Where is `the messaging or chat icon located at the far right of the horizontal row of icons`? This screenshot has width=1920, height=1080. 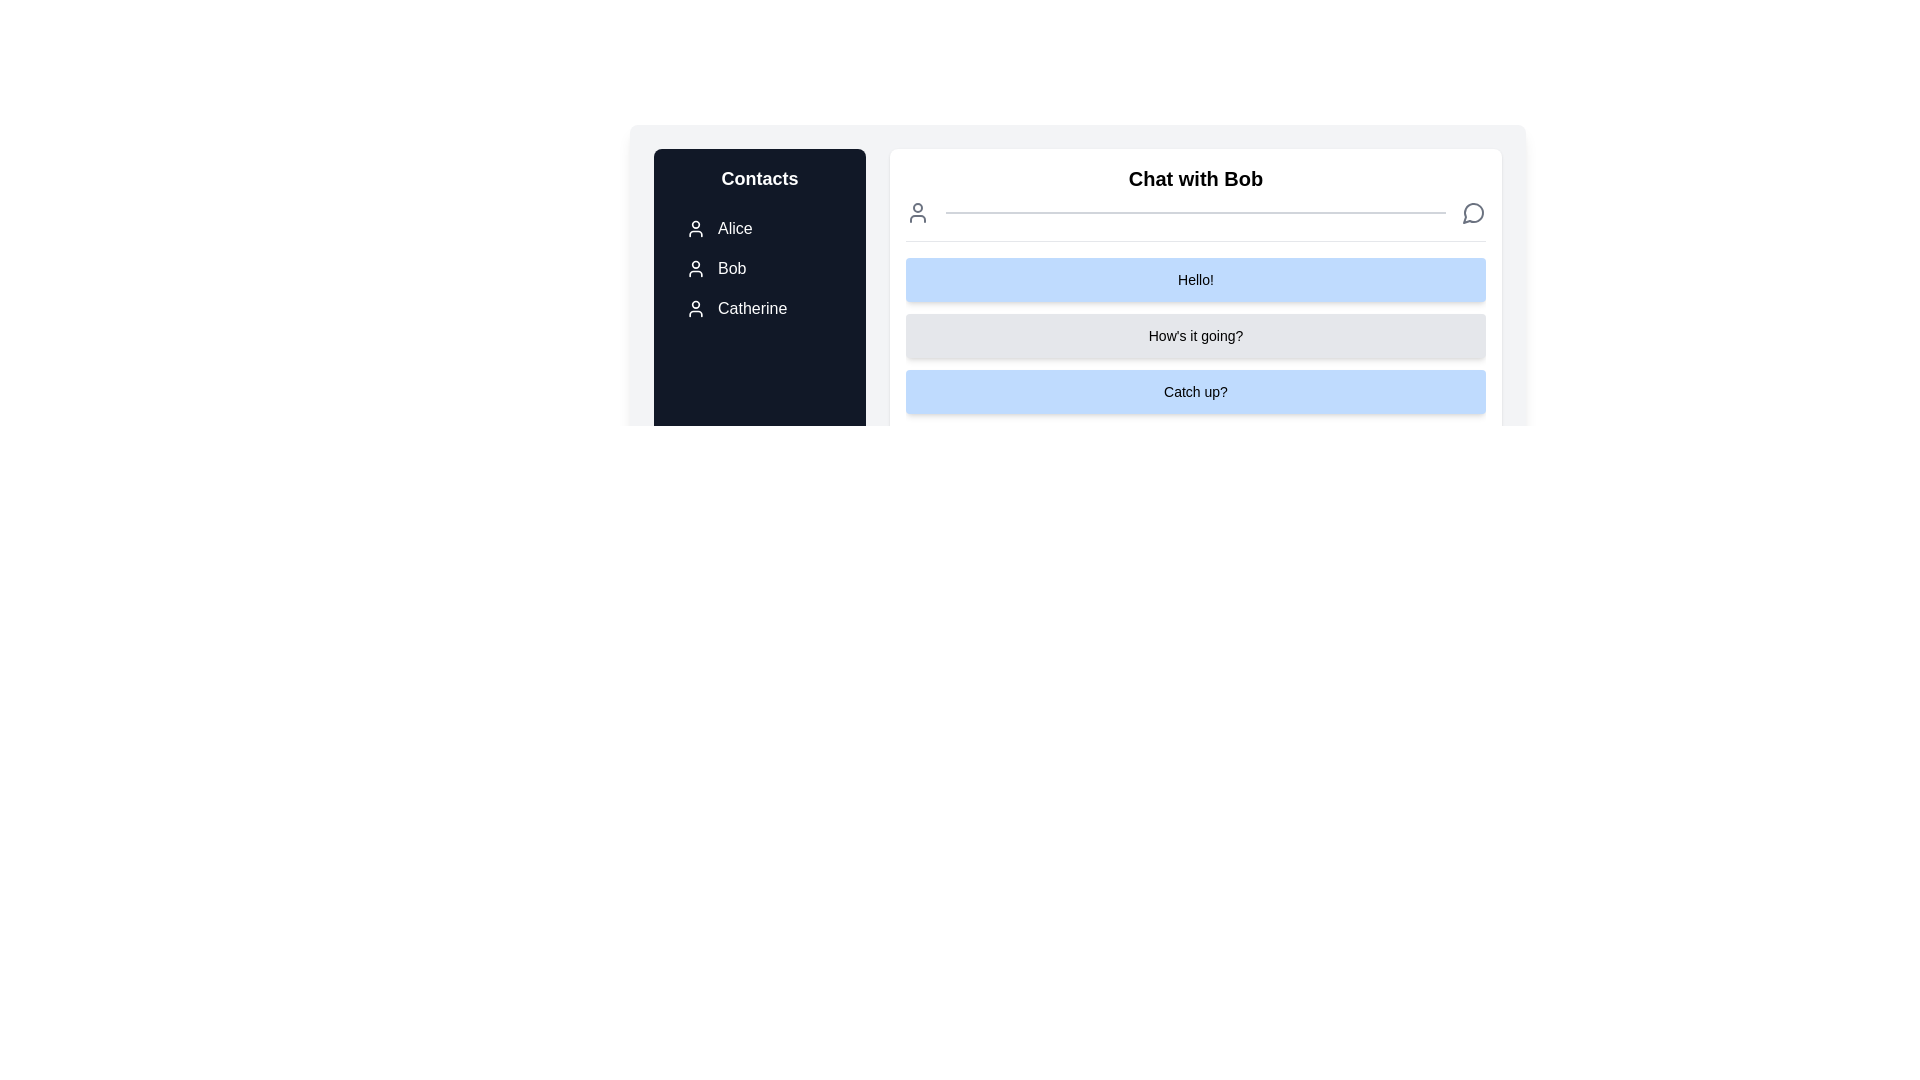 the messaging or chat icon located at the far right of the horizontal row of icons is located at coordinates (1473, 212).